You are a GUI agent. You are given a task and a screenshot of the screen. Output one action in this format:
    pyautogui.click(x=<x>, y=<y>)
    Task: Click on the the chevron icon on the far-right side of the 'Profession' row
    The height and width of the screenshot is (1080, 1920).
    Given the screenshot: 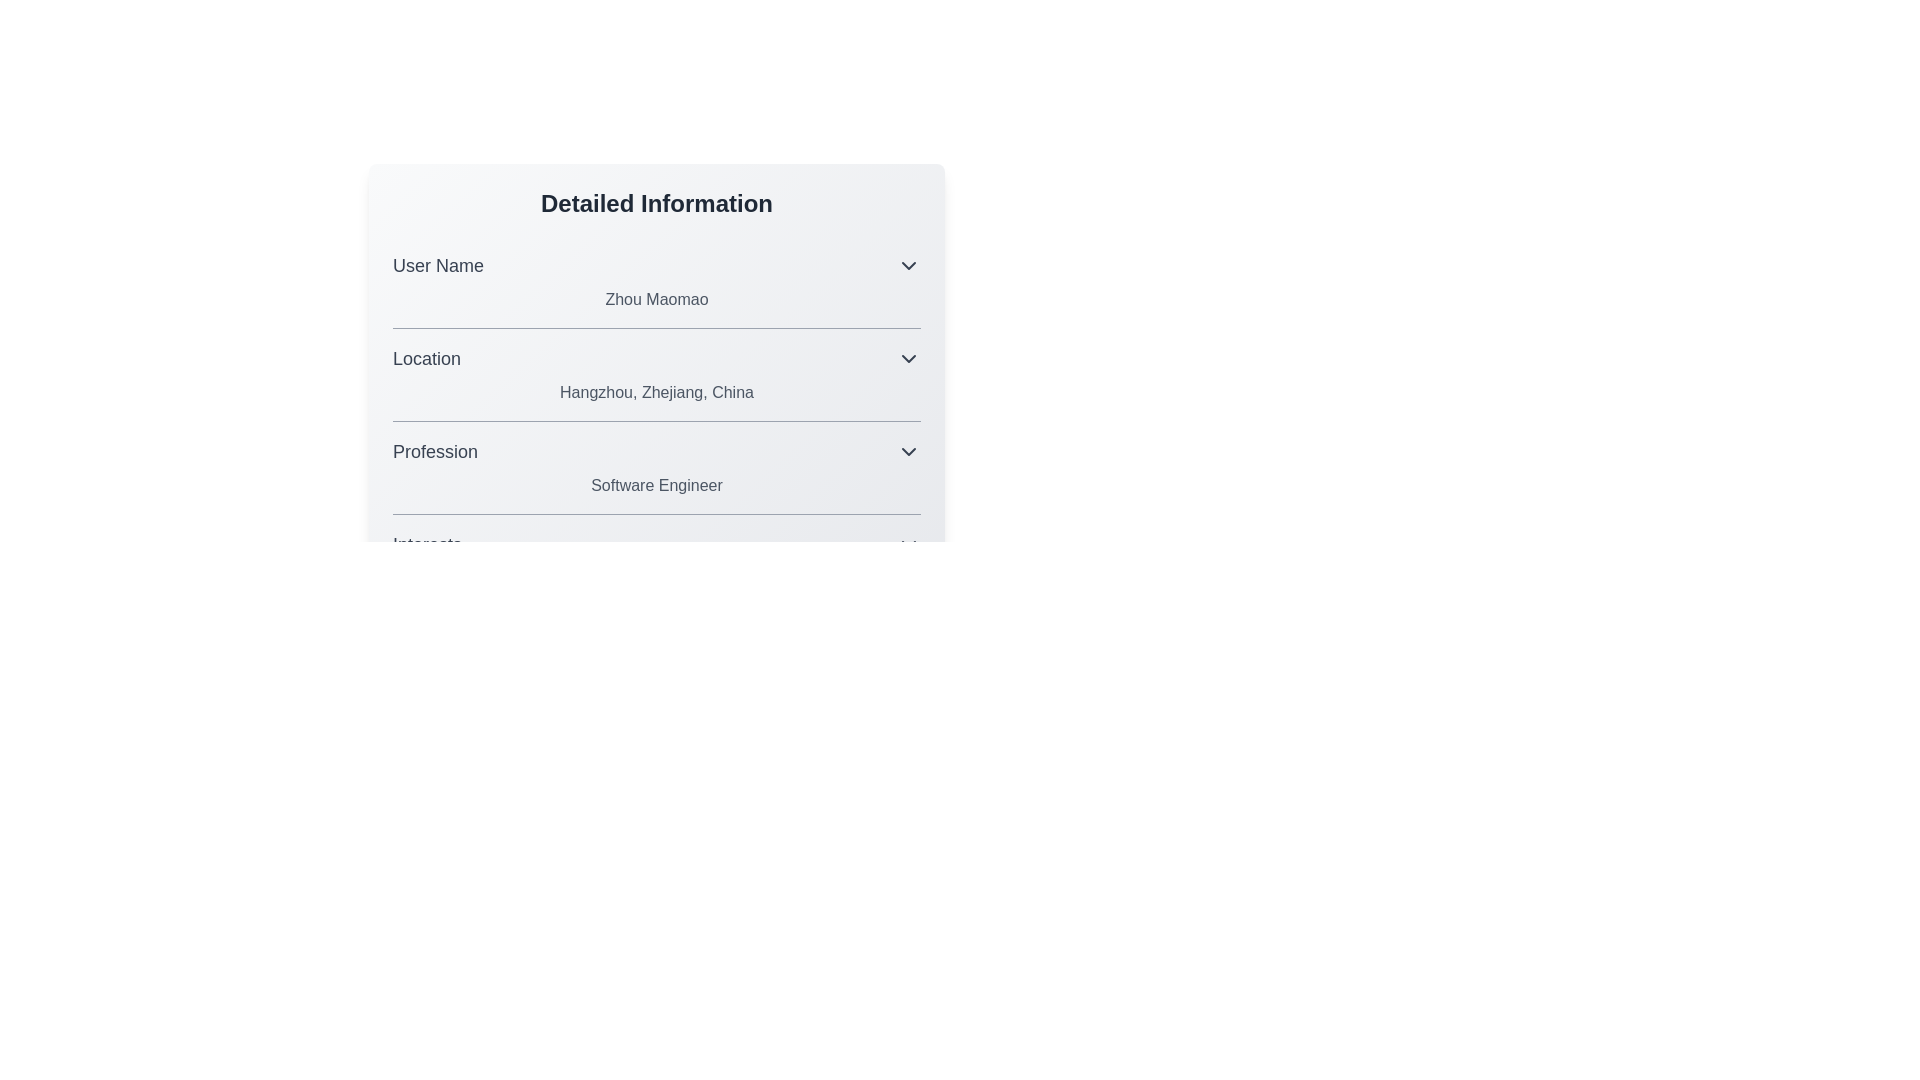 What is the action you would take?
    pyautogui.click(x=907, y=451)
    